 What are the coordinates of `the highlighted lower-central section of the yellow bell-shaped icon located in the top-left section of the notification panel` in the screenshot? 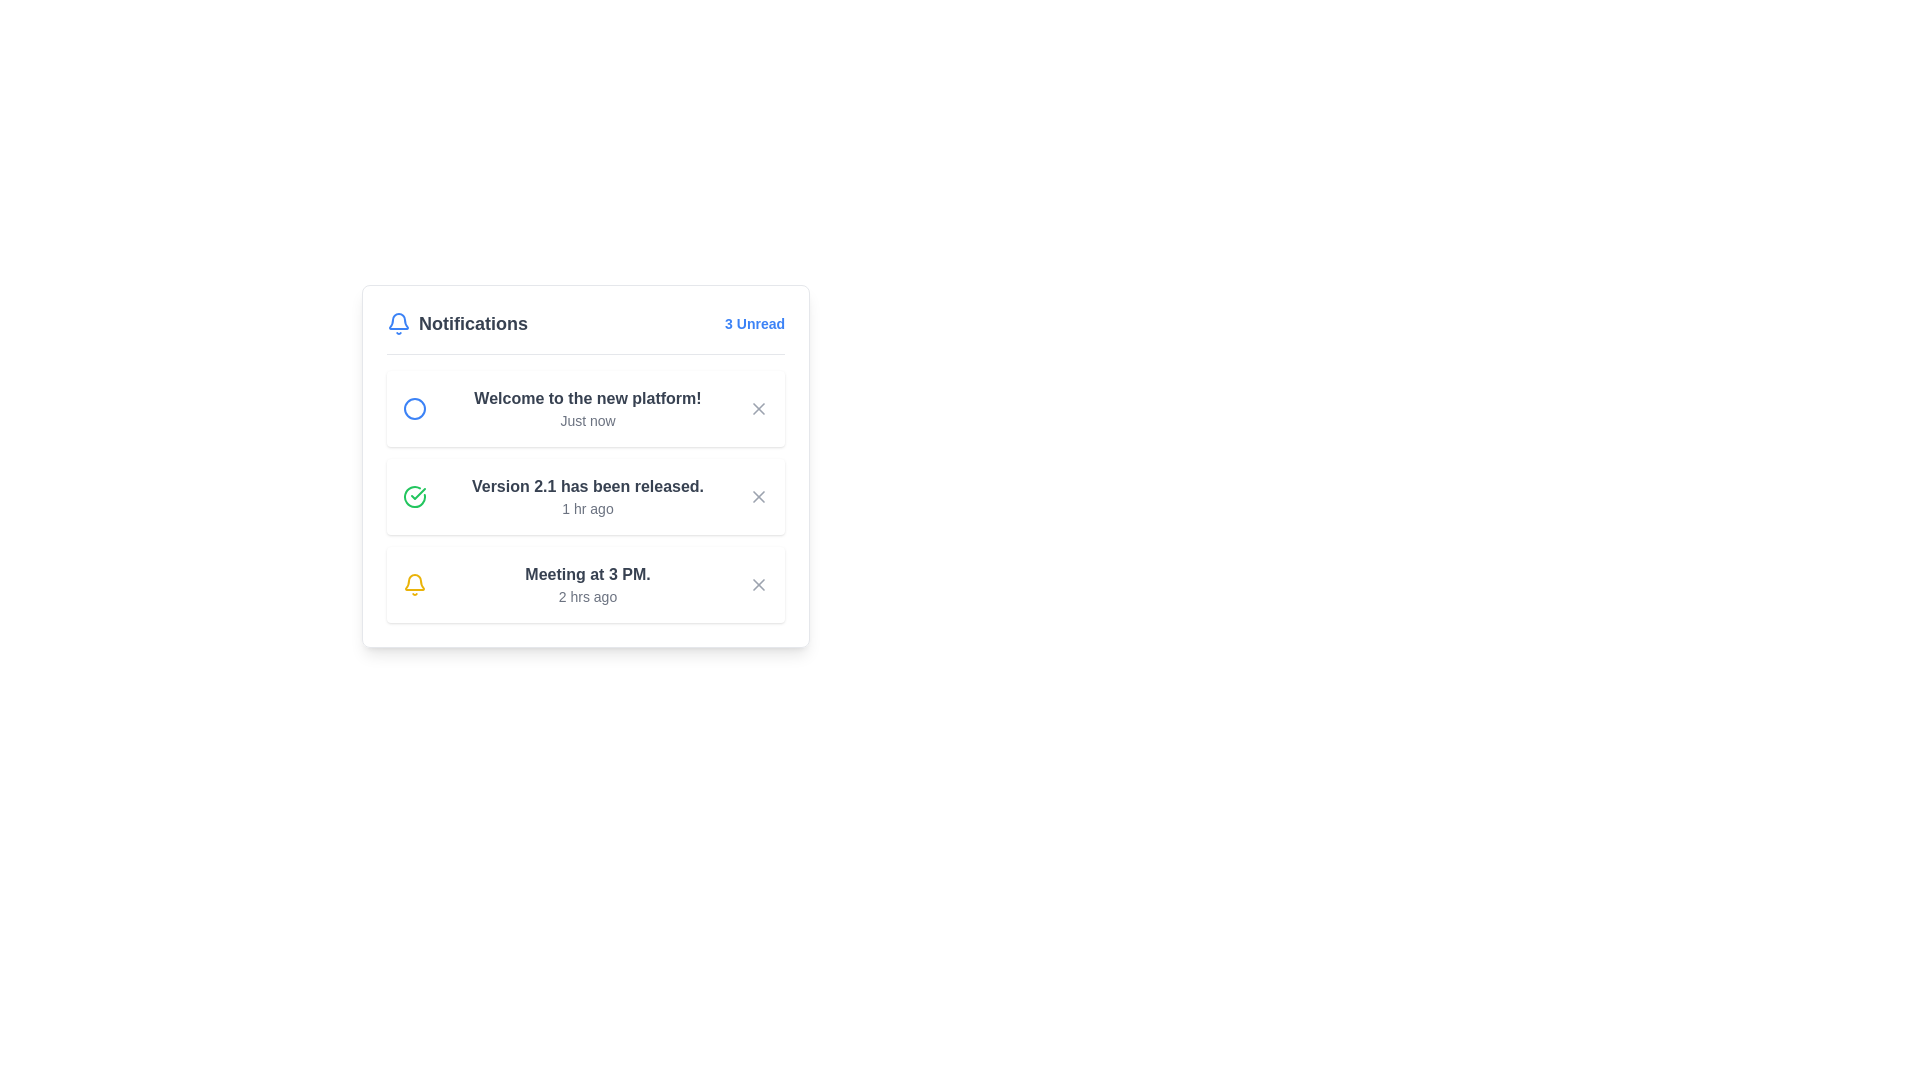 It's located at (413, 582).